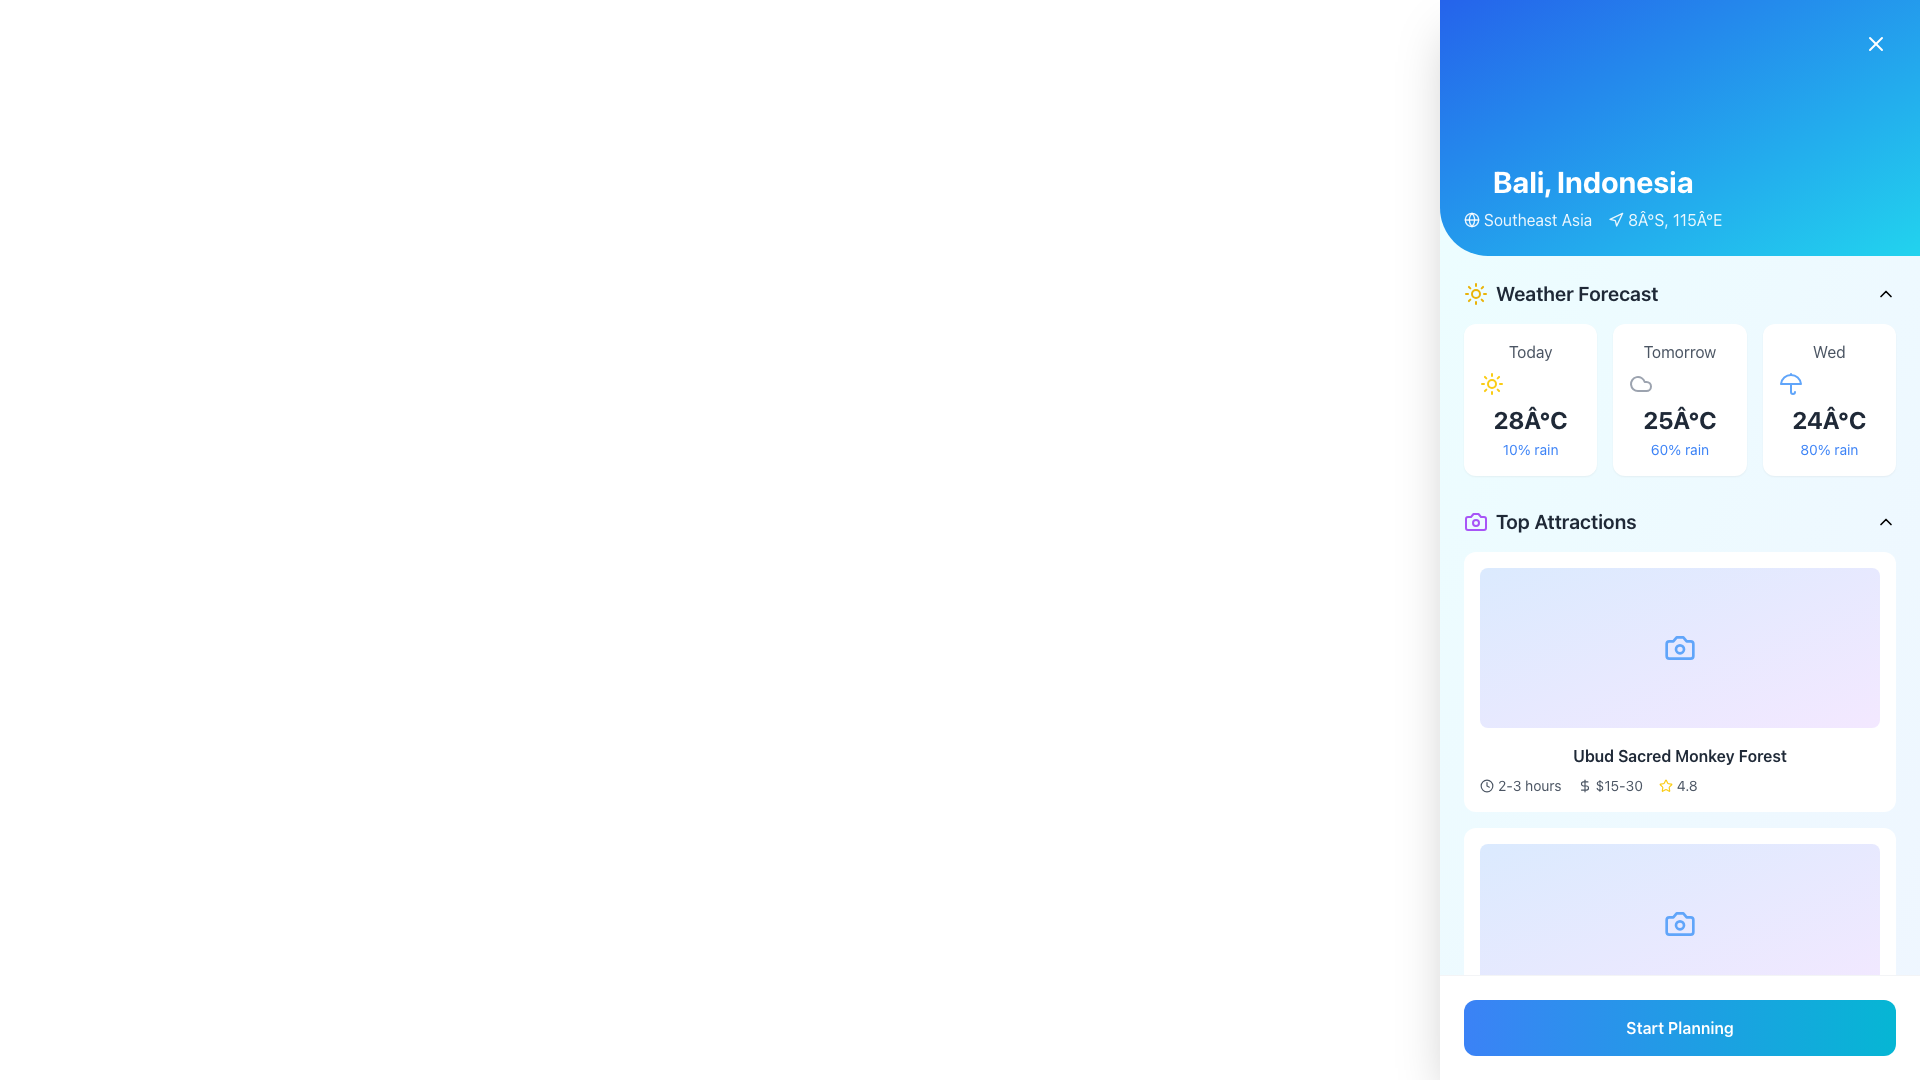  What do you see at coordinates (1529, 450) in the screenshot?
I see `the informational text about the likelihood of rain located under the temperature value '28°C' in the 'Today' weather card` at bounding box center [1529, 450].